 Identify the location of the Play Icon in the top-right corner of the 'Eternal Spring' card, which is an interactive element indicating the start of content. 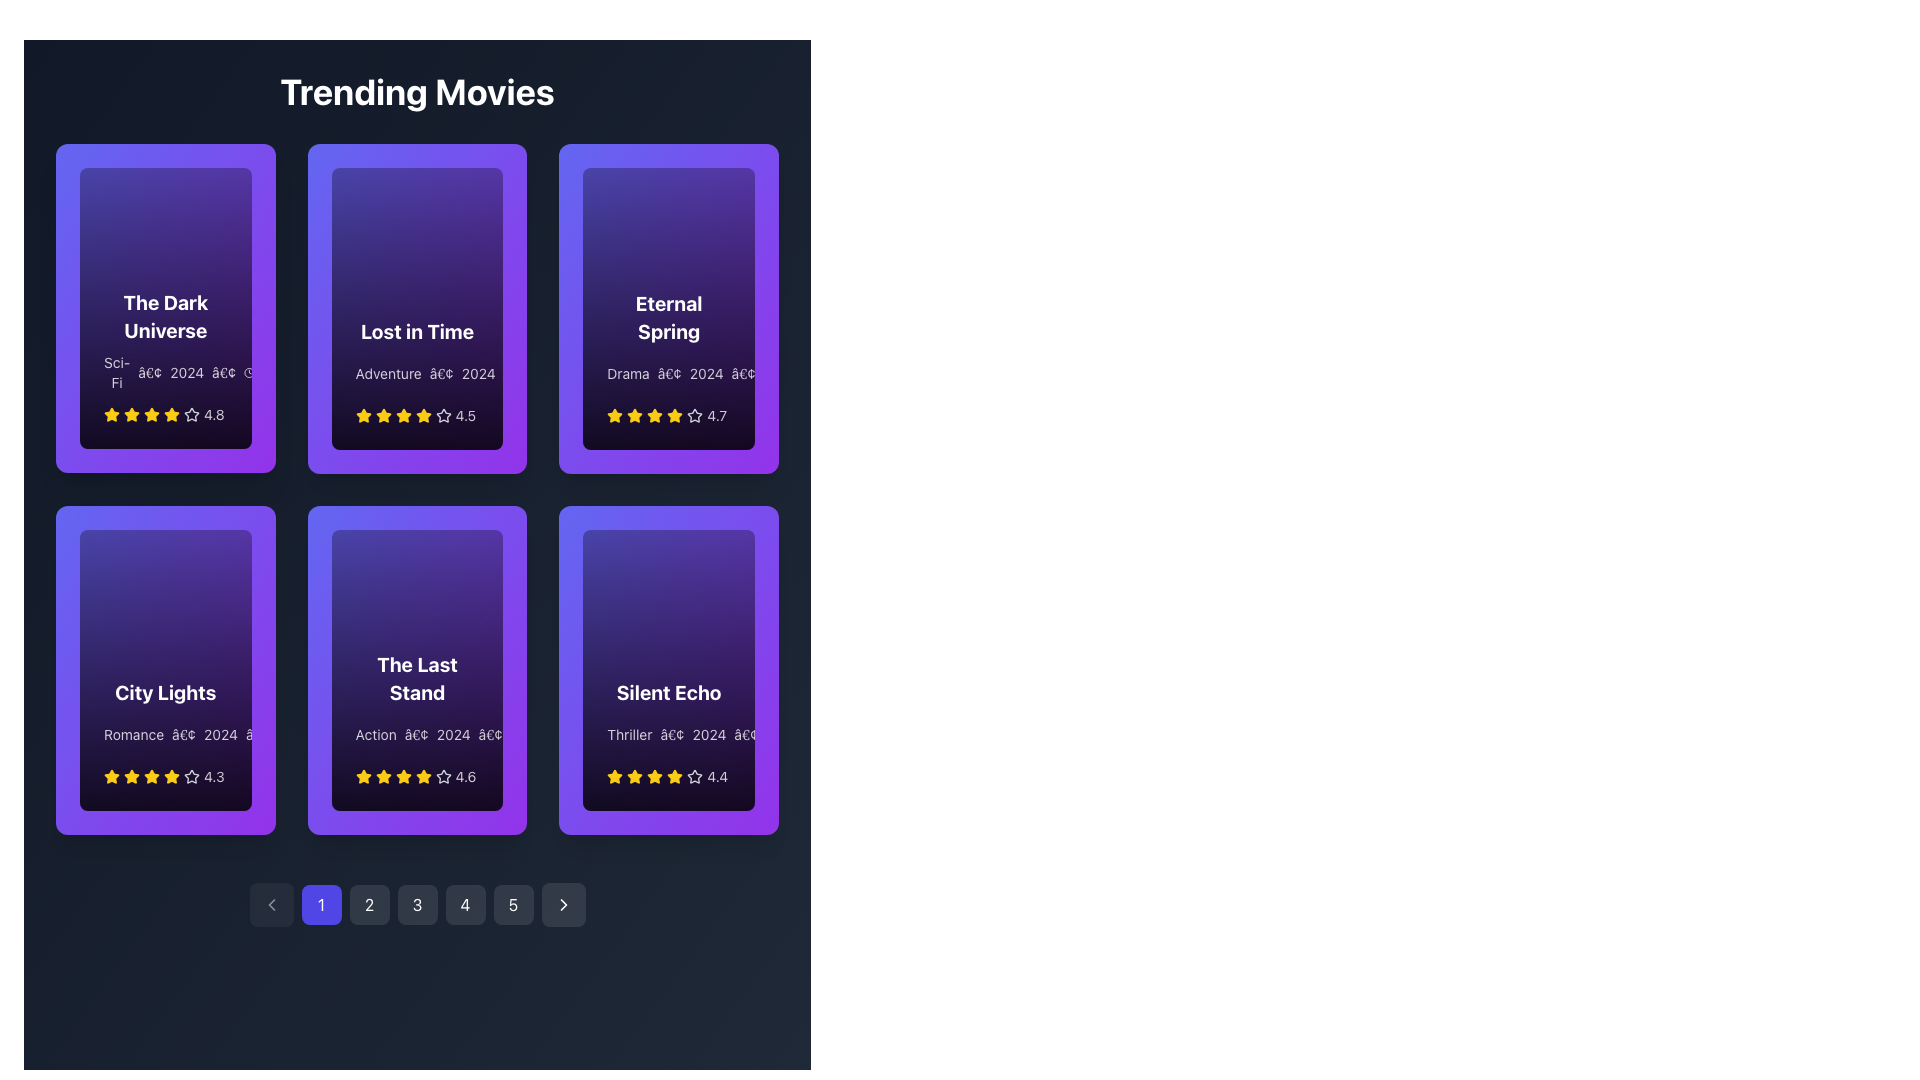
(744, 185).